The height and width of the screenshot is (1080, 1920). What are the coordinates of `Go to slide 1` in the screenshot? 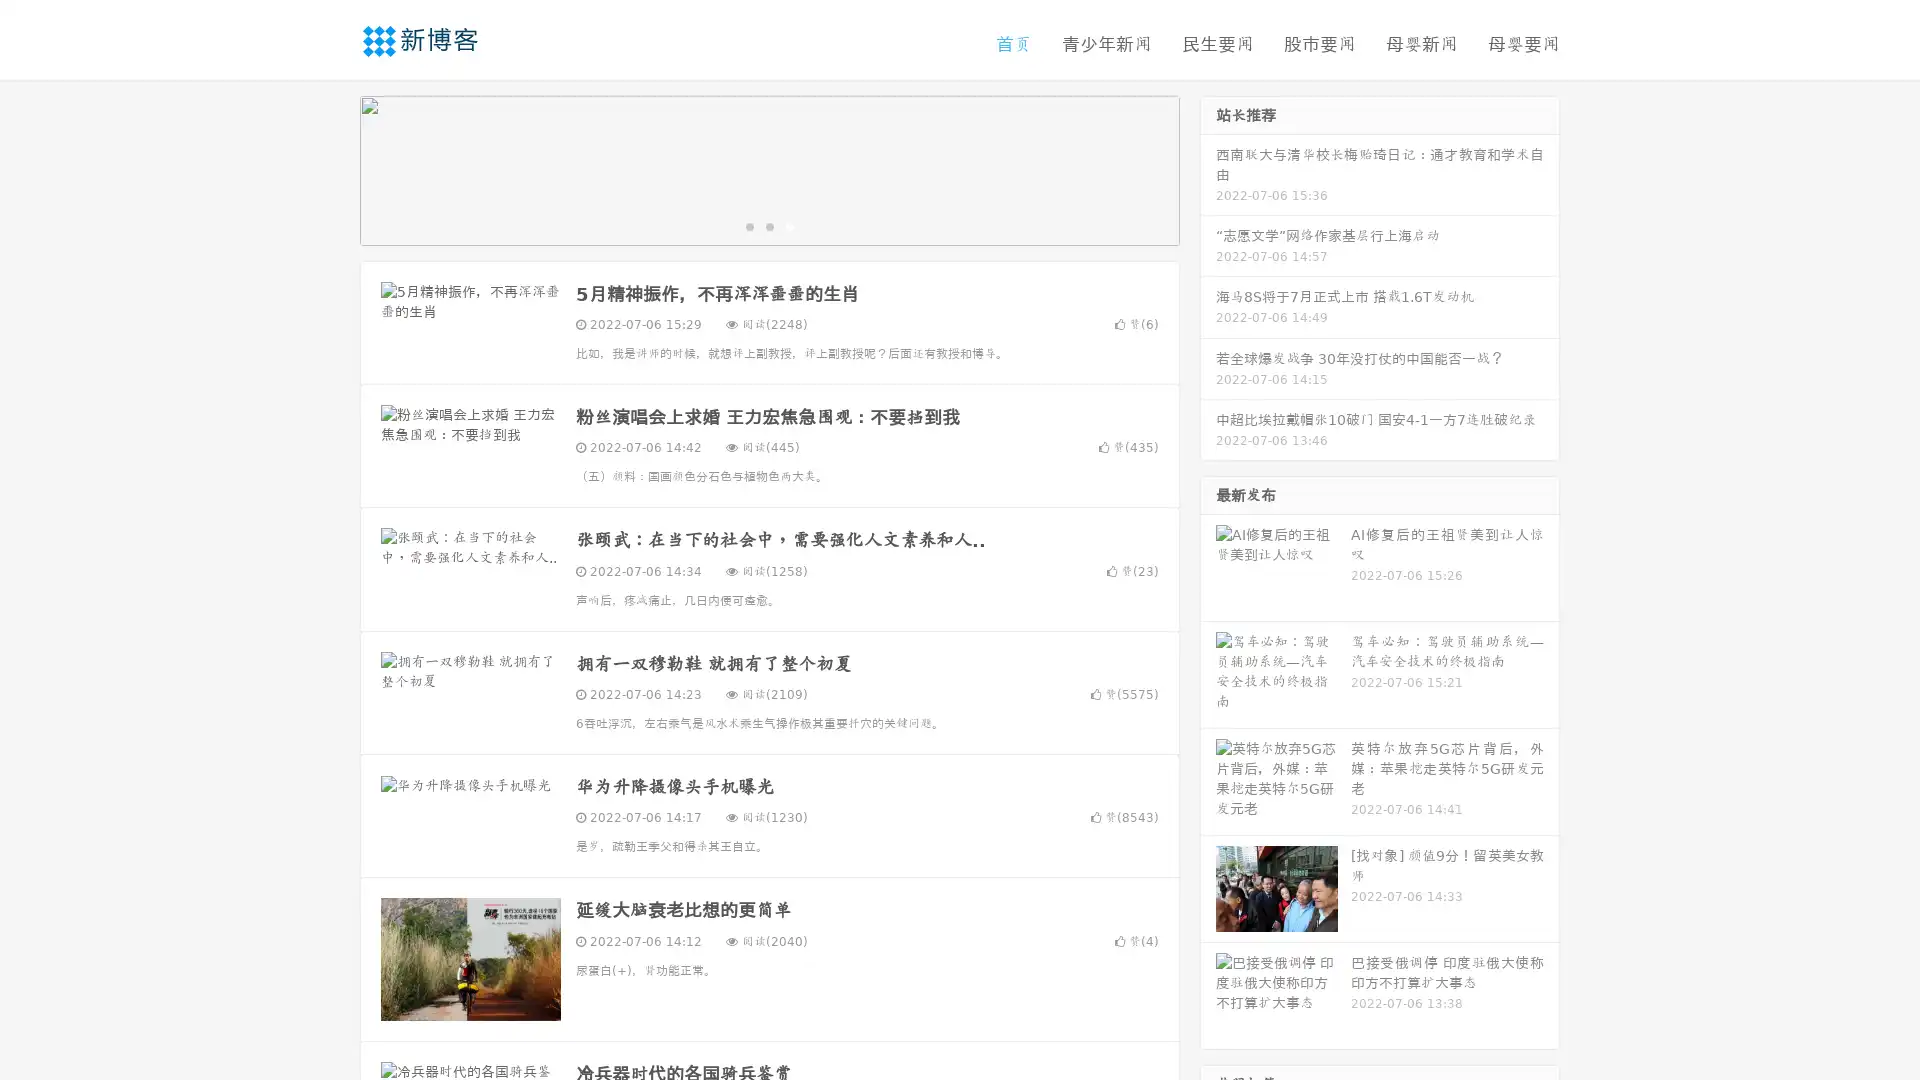 It's located at (748, 225).